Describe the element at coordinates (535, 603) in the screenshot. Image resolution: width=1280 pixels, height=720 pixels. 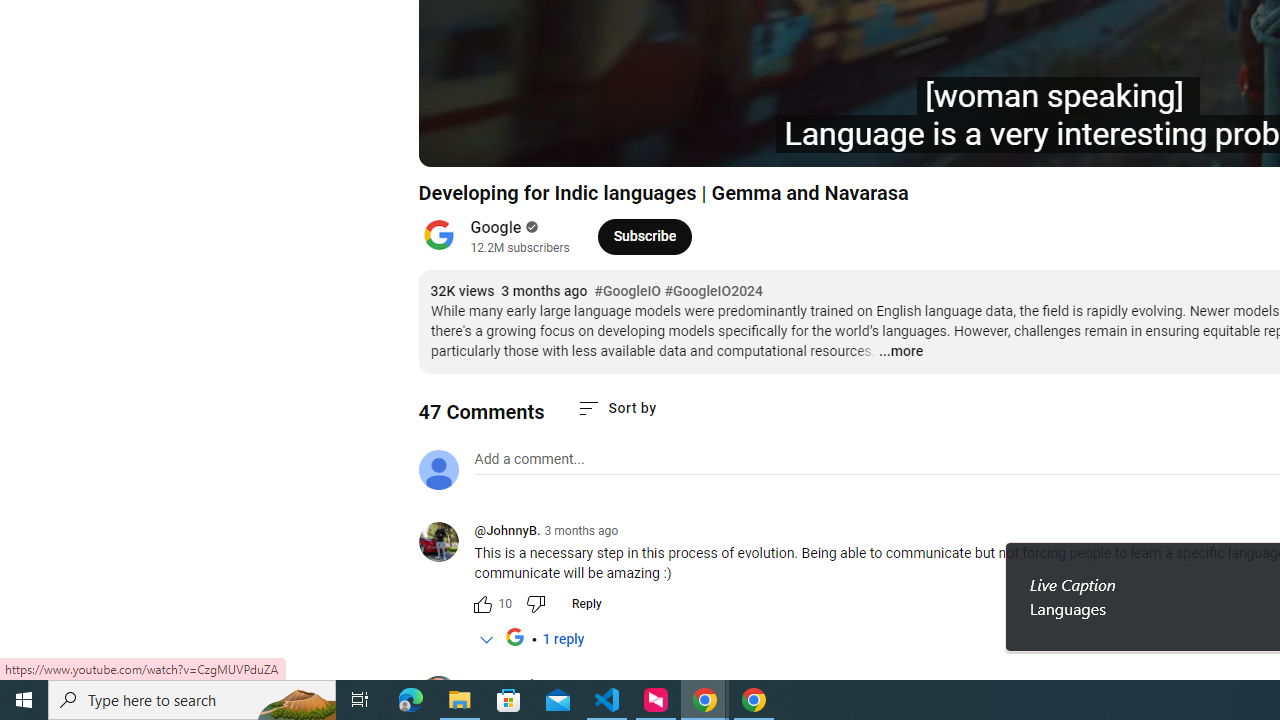
I see `'Dislike this comment'` at that location.